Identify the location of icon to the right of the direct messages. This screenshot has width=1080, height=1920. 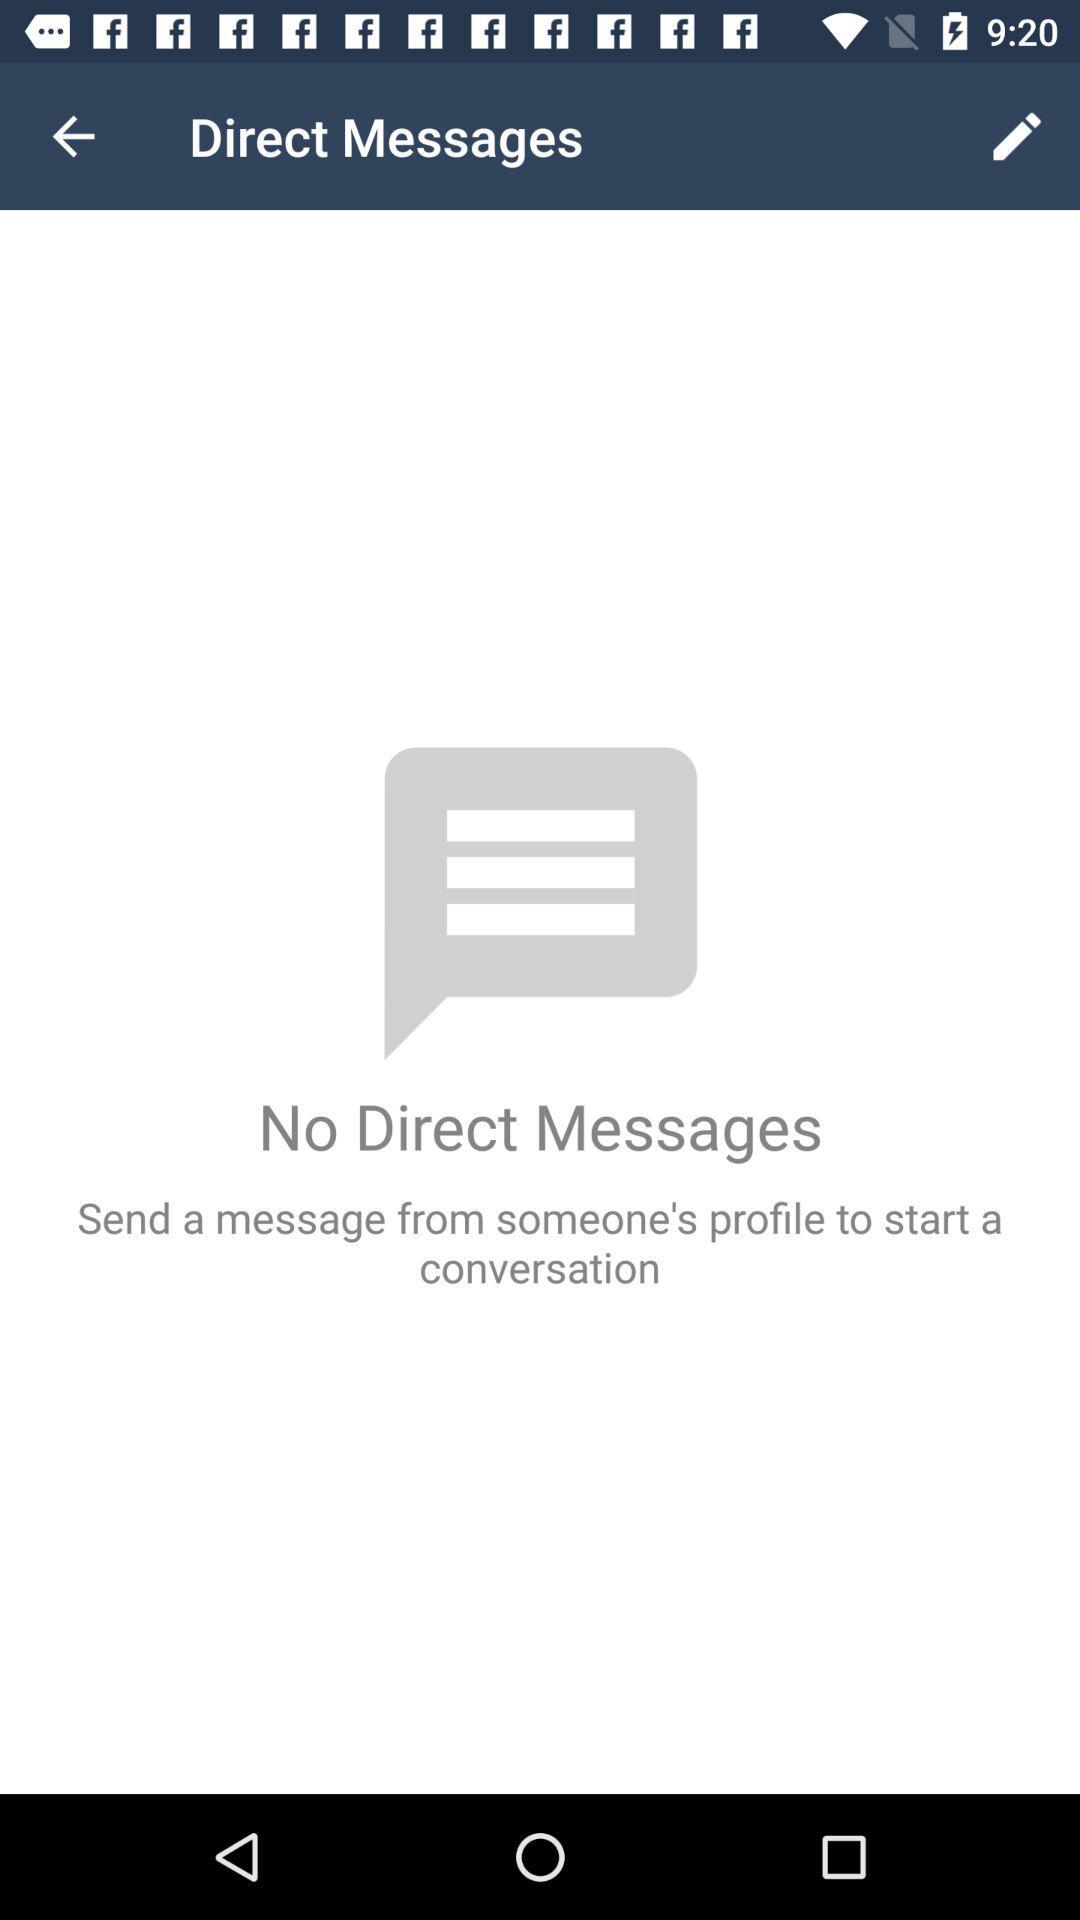
(1017, 135).